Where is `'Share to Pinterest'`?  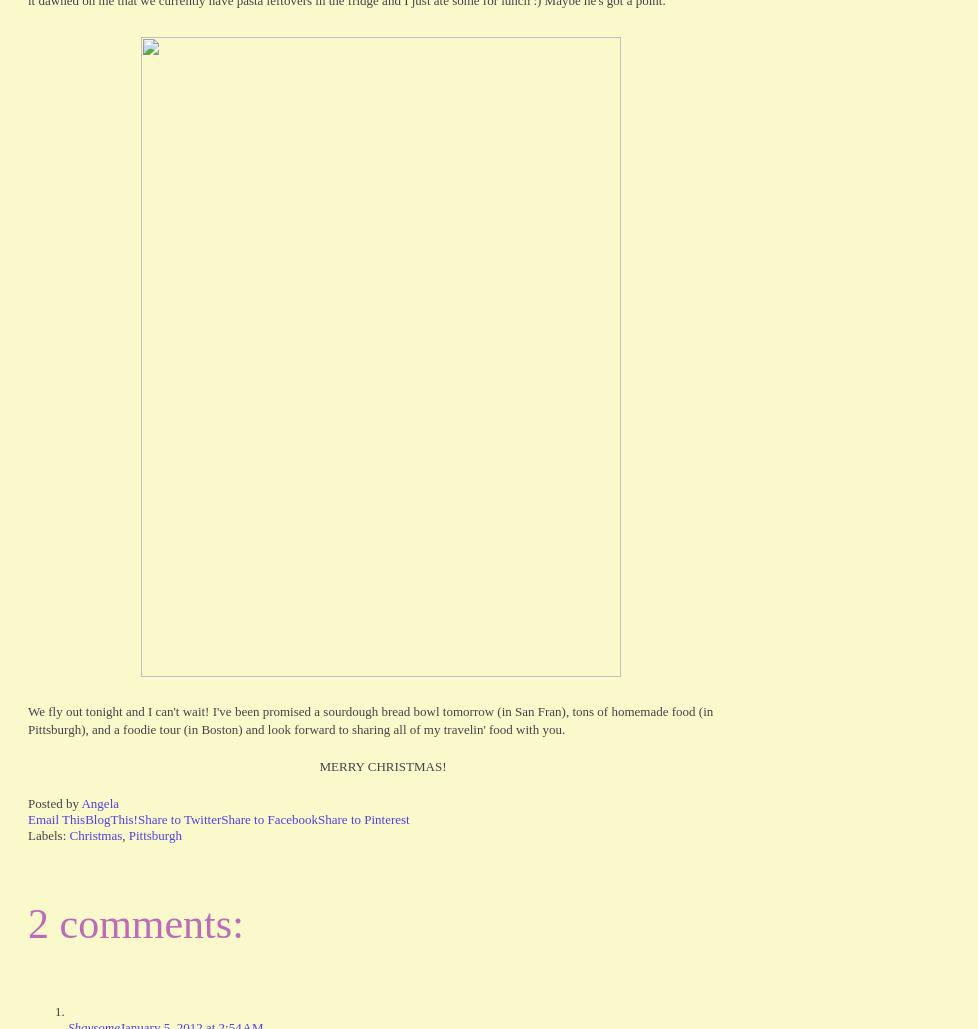
'Share to Pinterest' is located at coordinates (362, 818).